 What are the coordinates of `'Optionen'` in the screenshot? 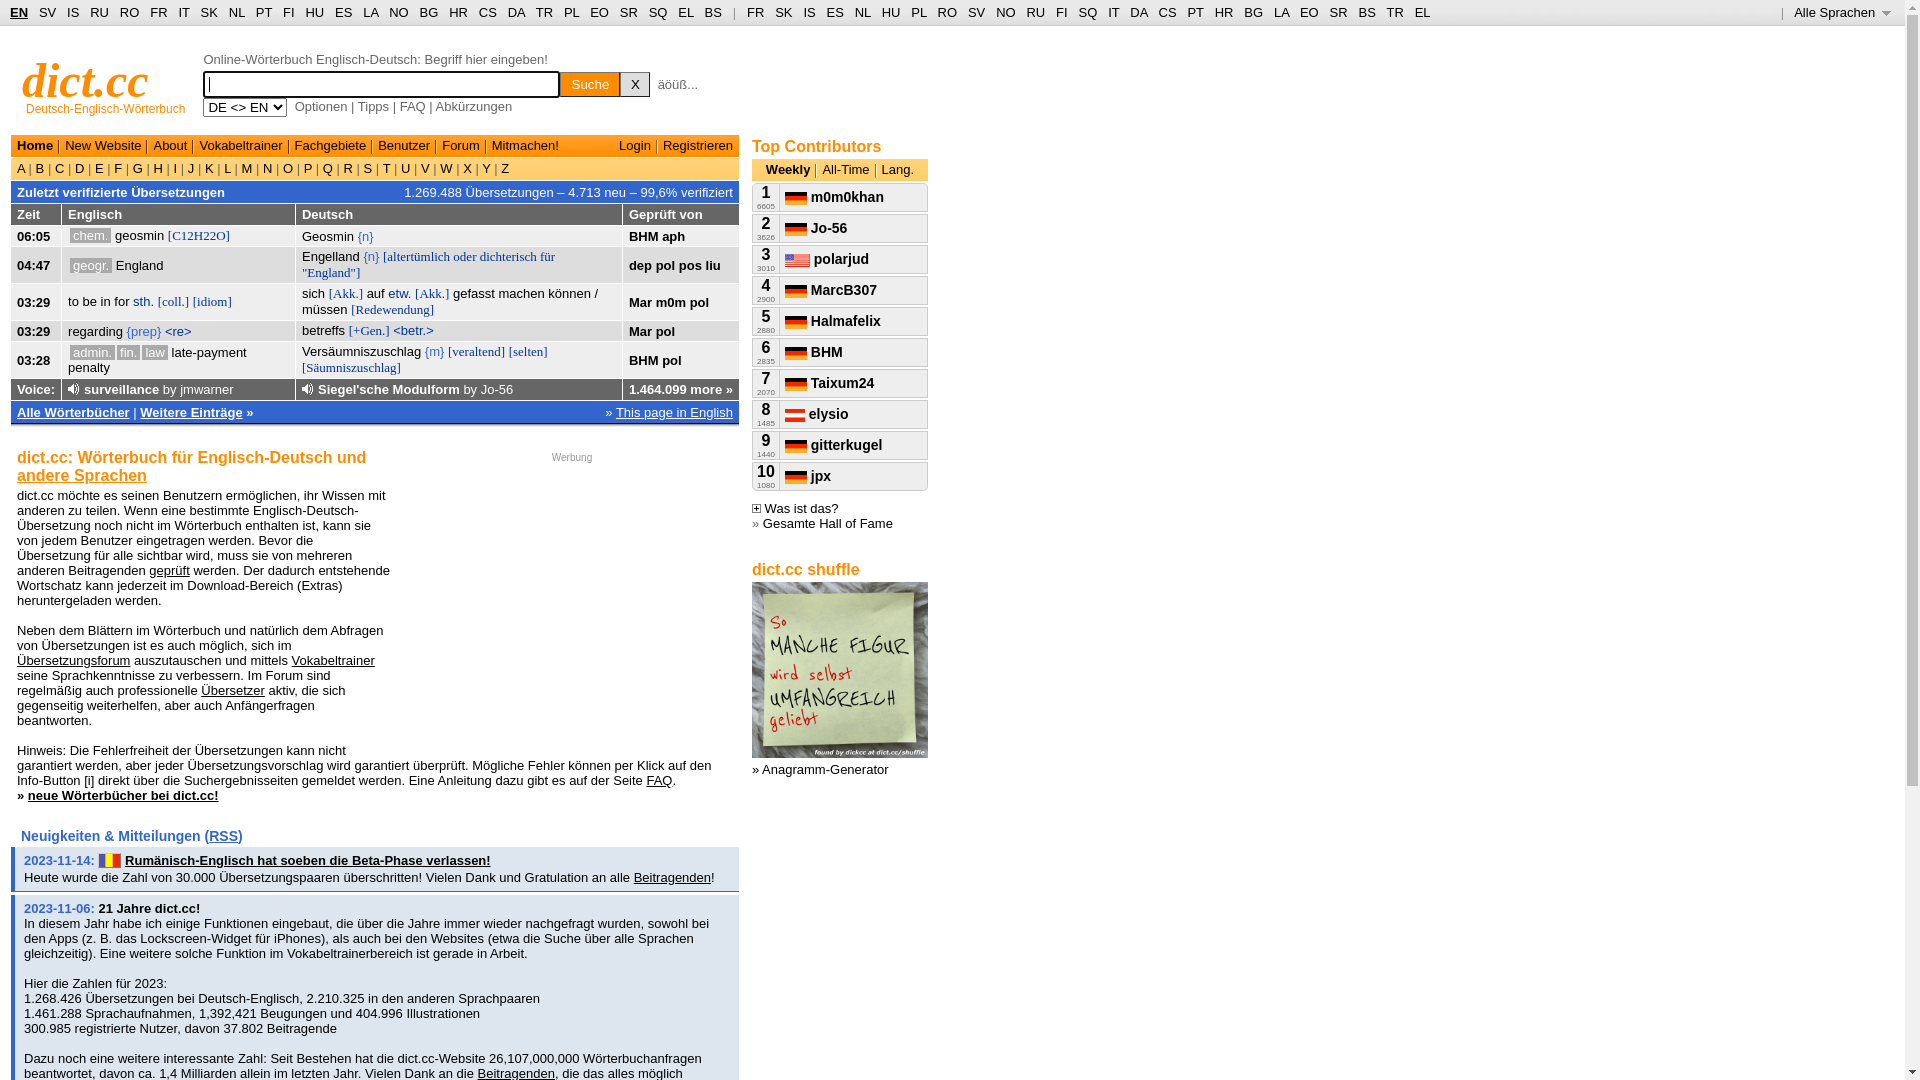 It's located at (321, 106).